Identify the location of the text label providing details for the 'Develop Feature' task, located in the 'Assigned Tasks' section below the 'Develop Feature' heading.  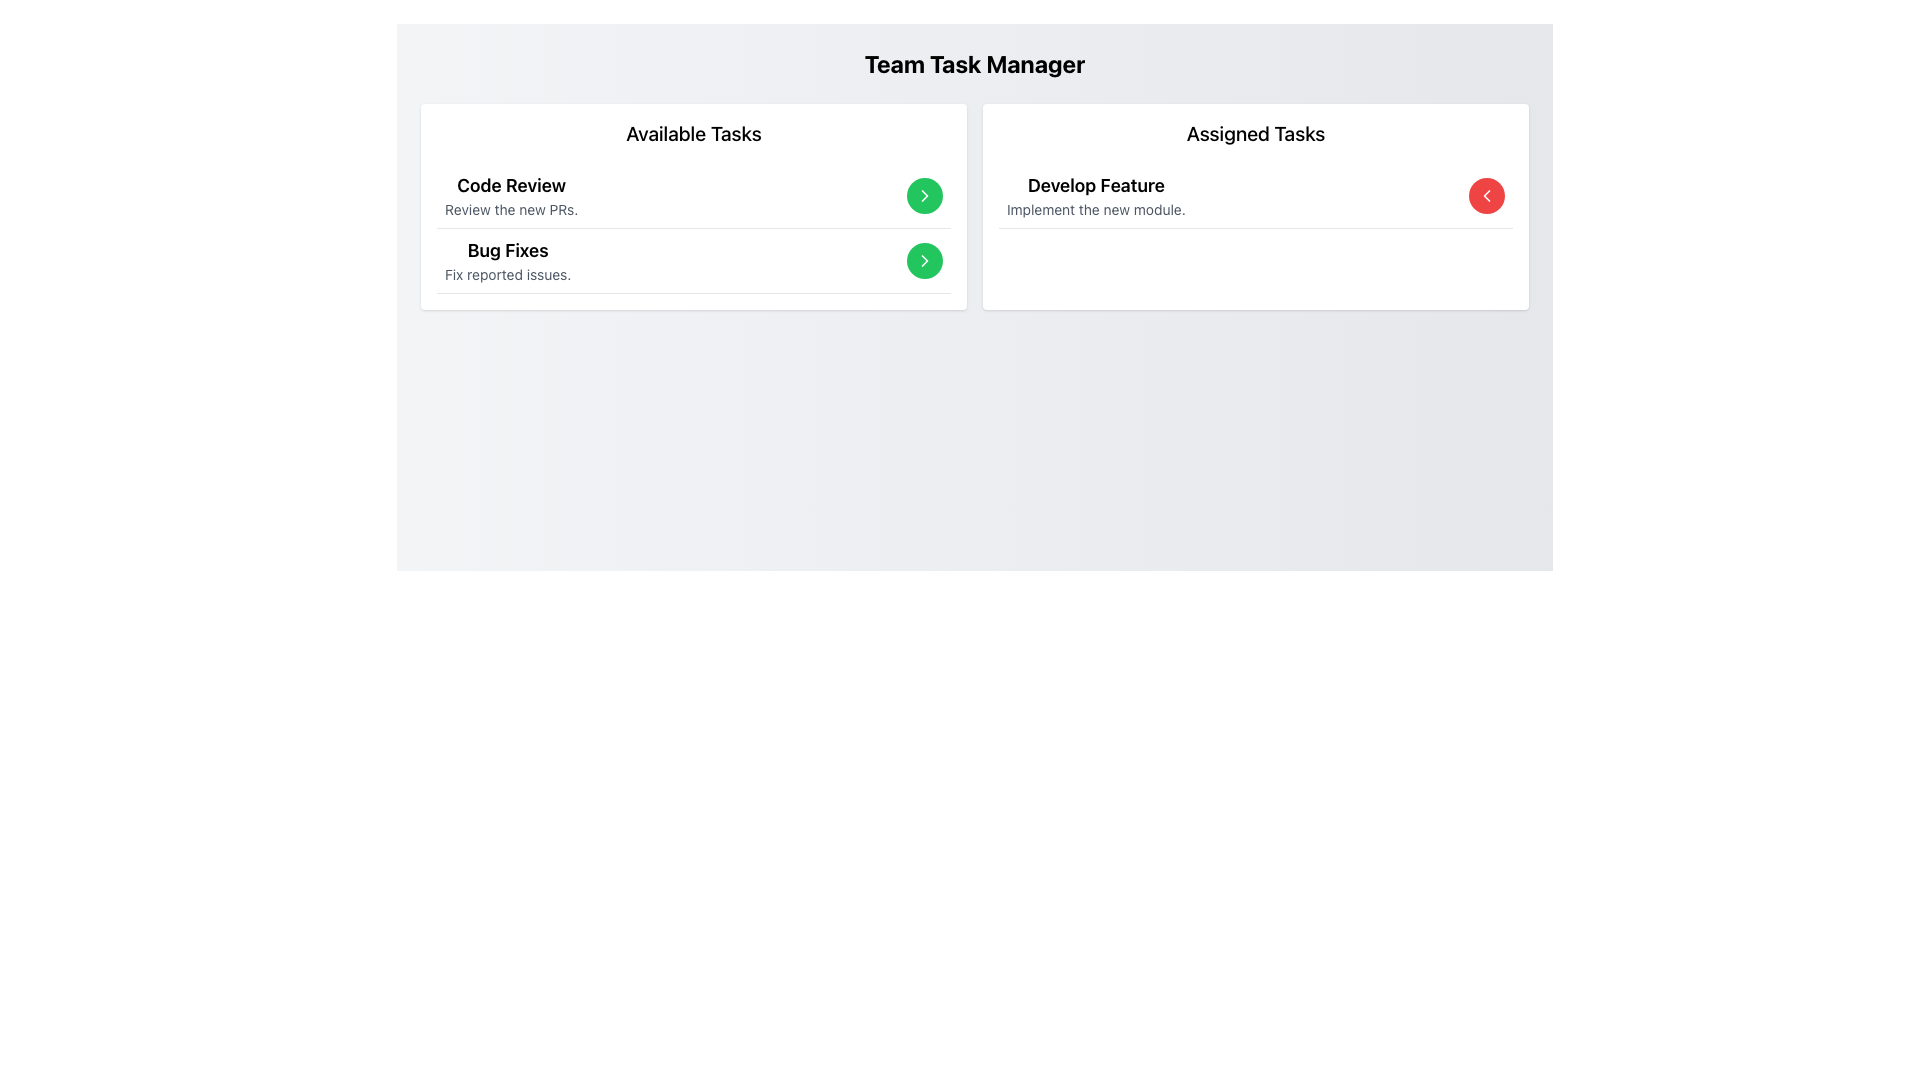
(1095, 209).